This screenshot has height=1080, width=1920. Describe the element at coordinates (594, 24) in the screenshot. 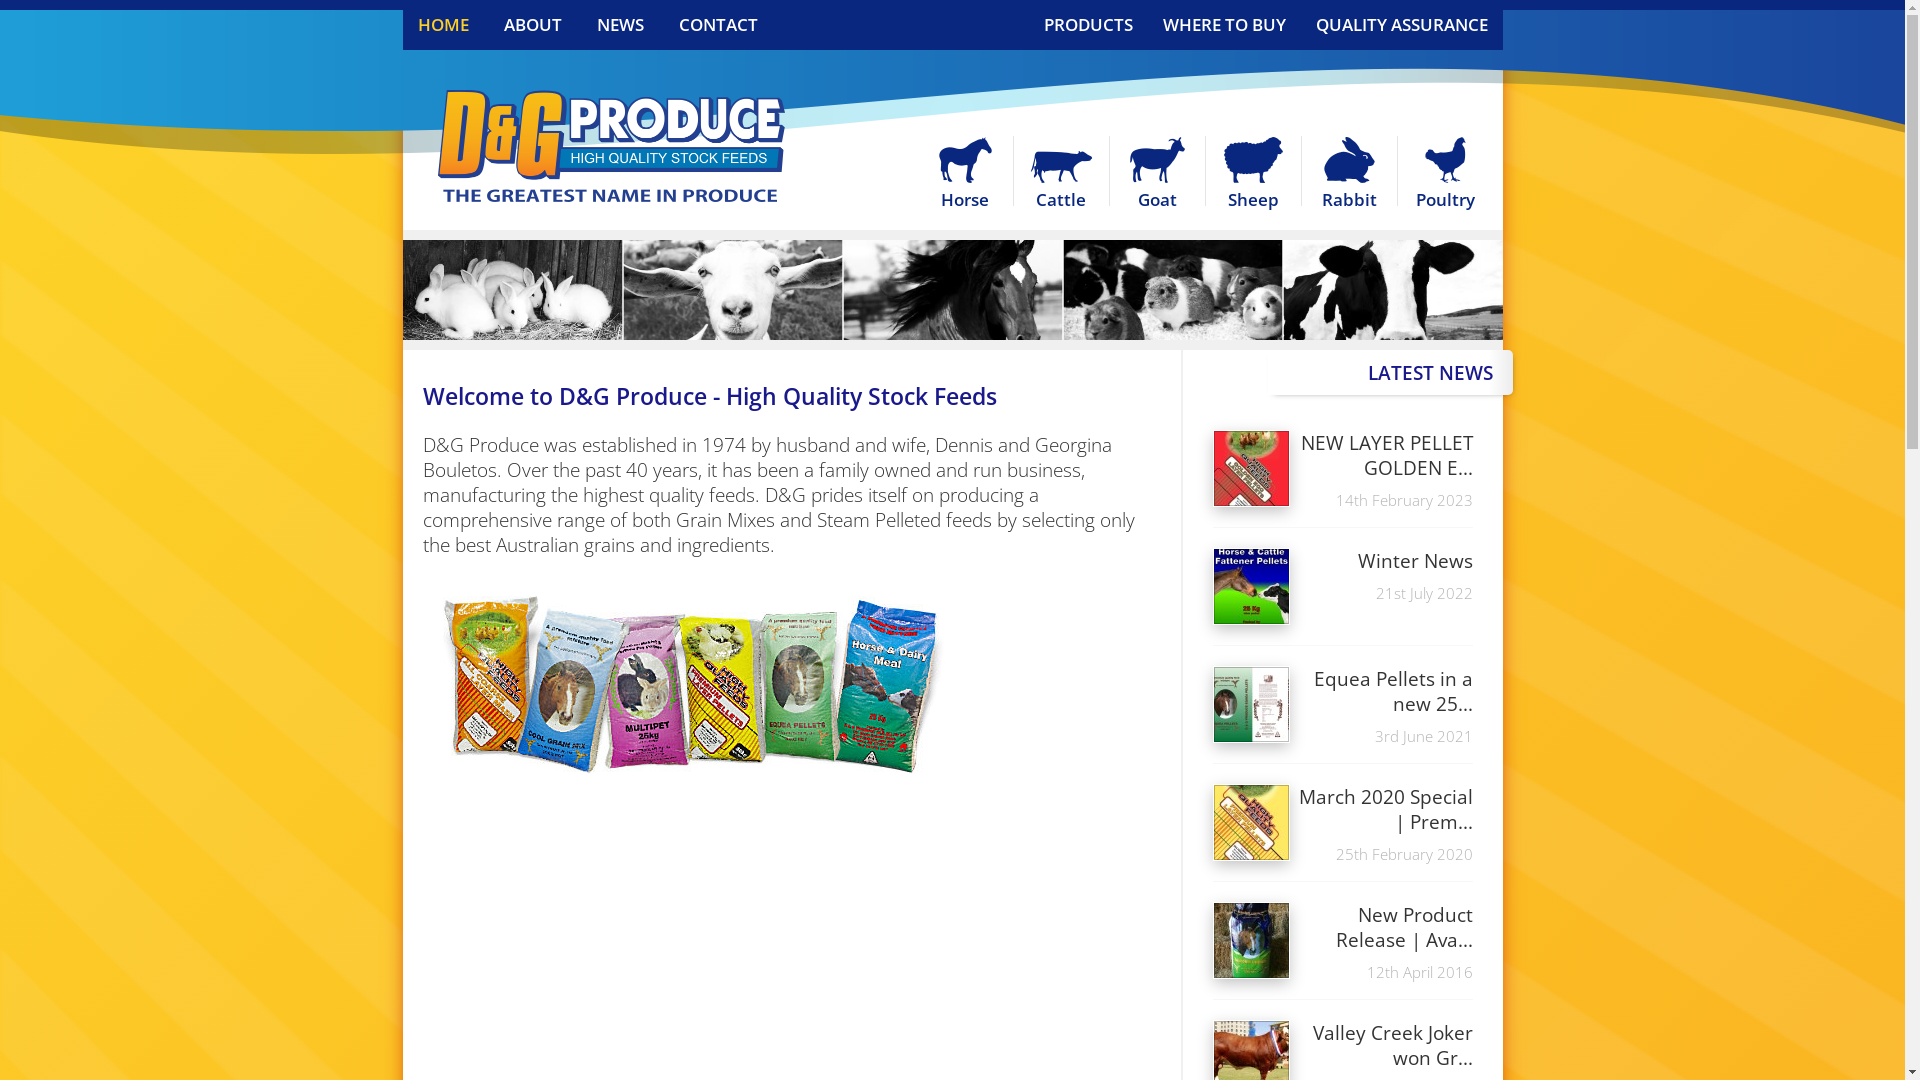

I see `'NEWS'` at that location.